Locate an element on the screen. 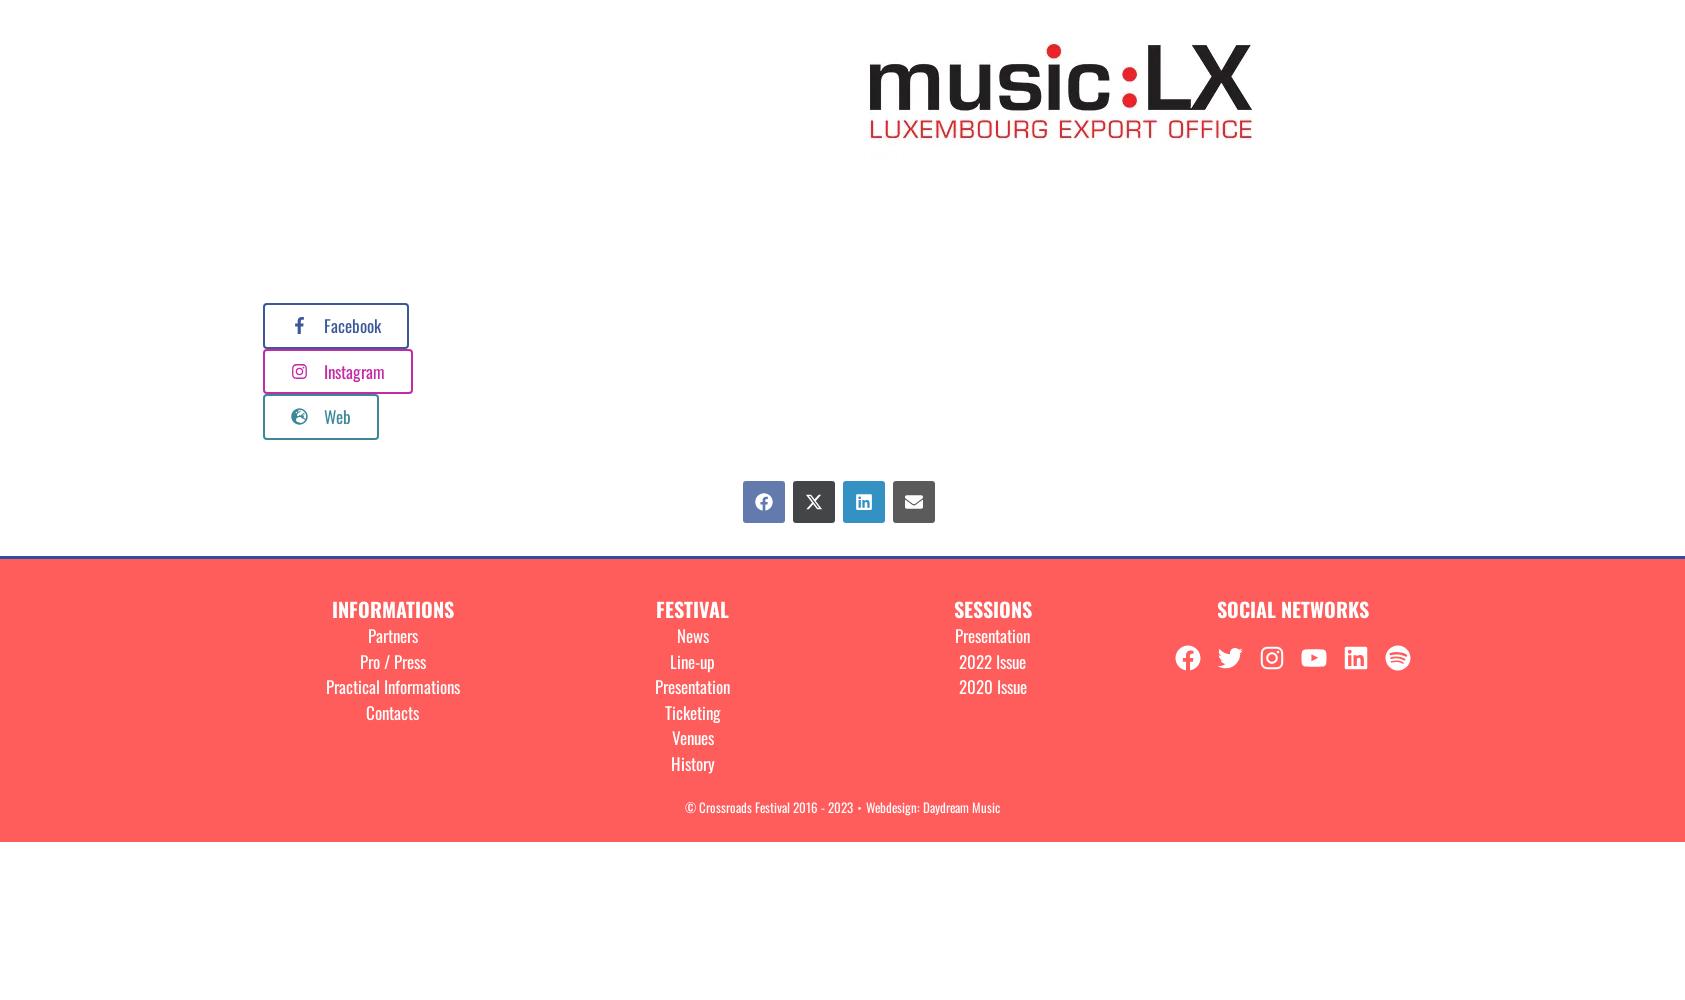  '2022 Issue' is located at coordinates (992, 660).